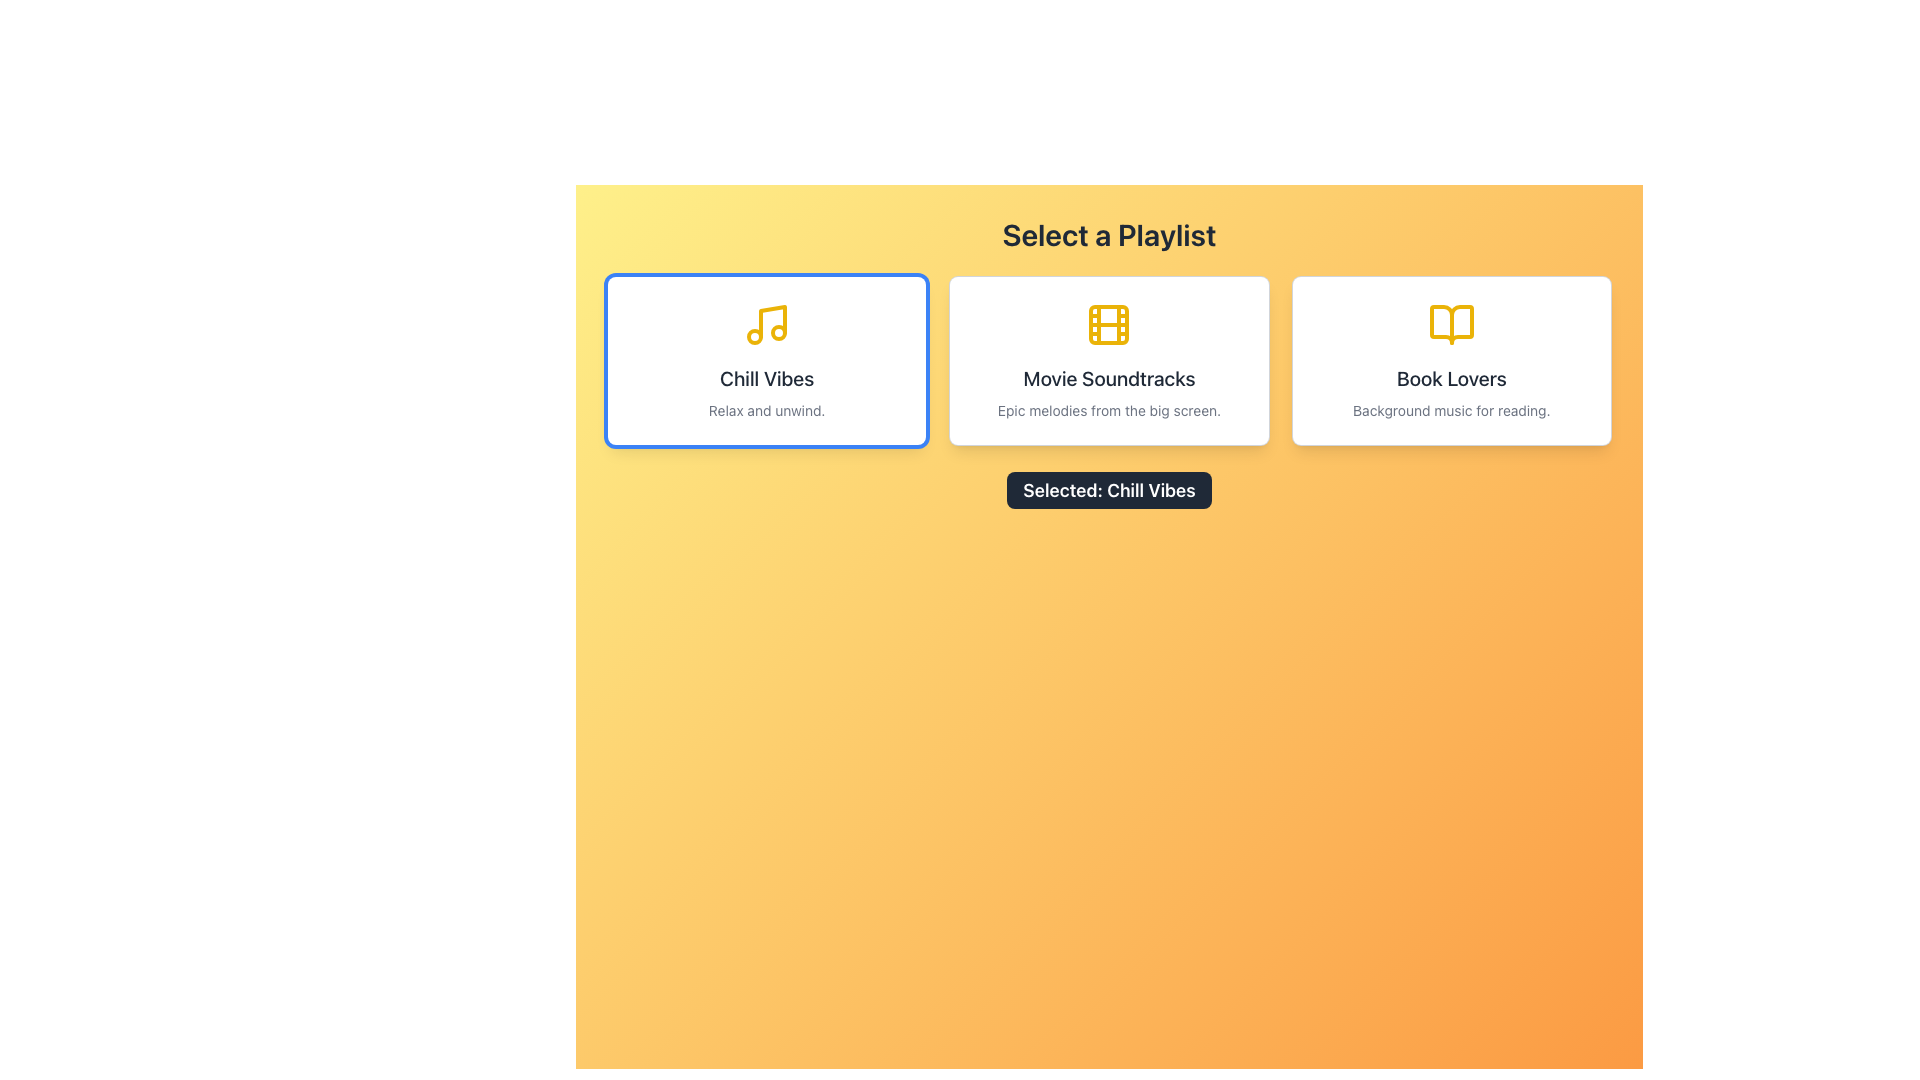 This screenshot has height=1080, width=1920. I want to click on the 'Chill Vibes' playlist icon, which is located at the top-center of the playlist card, above the text labels, so click(766, 323).